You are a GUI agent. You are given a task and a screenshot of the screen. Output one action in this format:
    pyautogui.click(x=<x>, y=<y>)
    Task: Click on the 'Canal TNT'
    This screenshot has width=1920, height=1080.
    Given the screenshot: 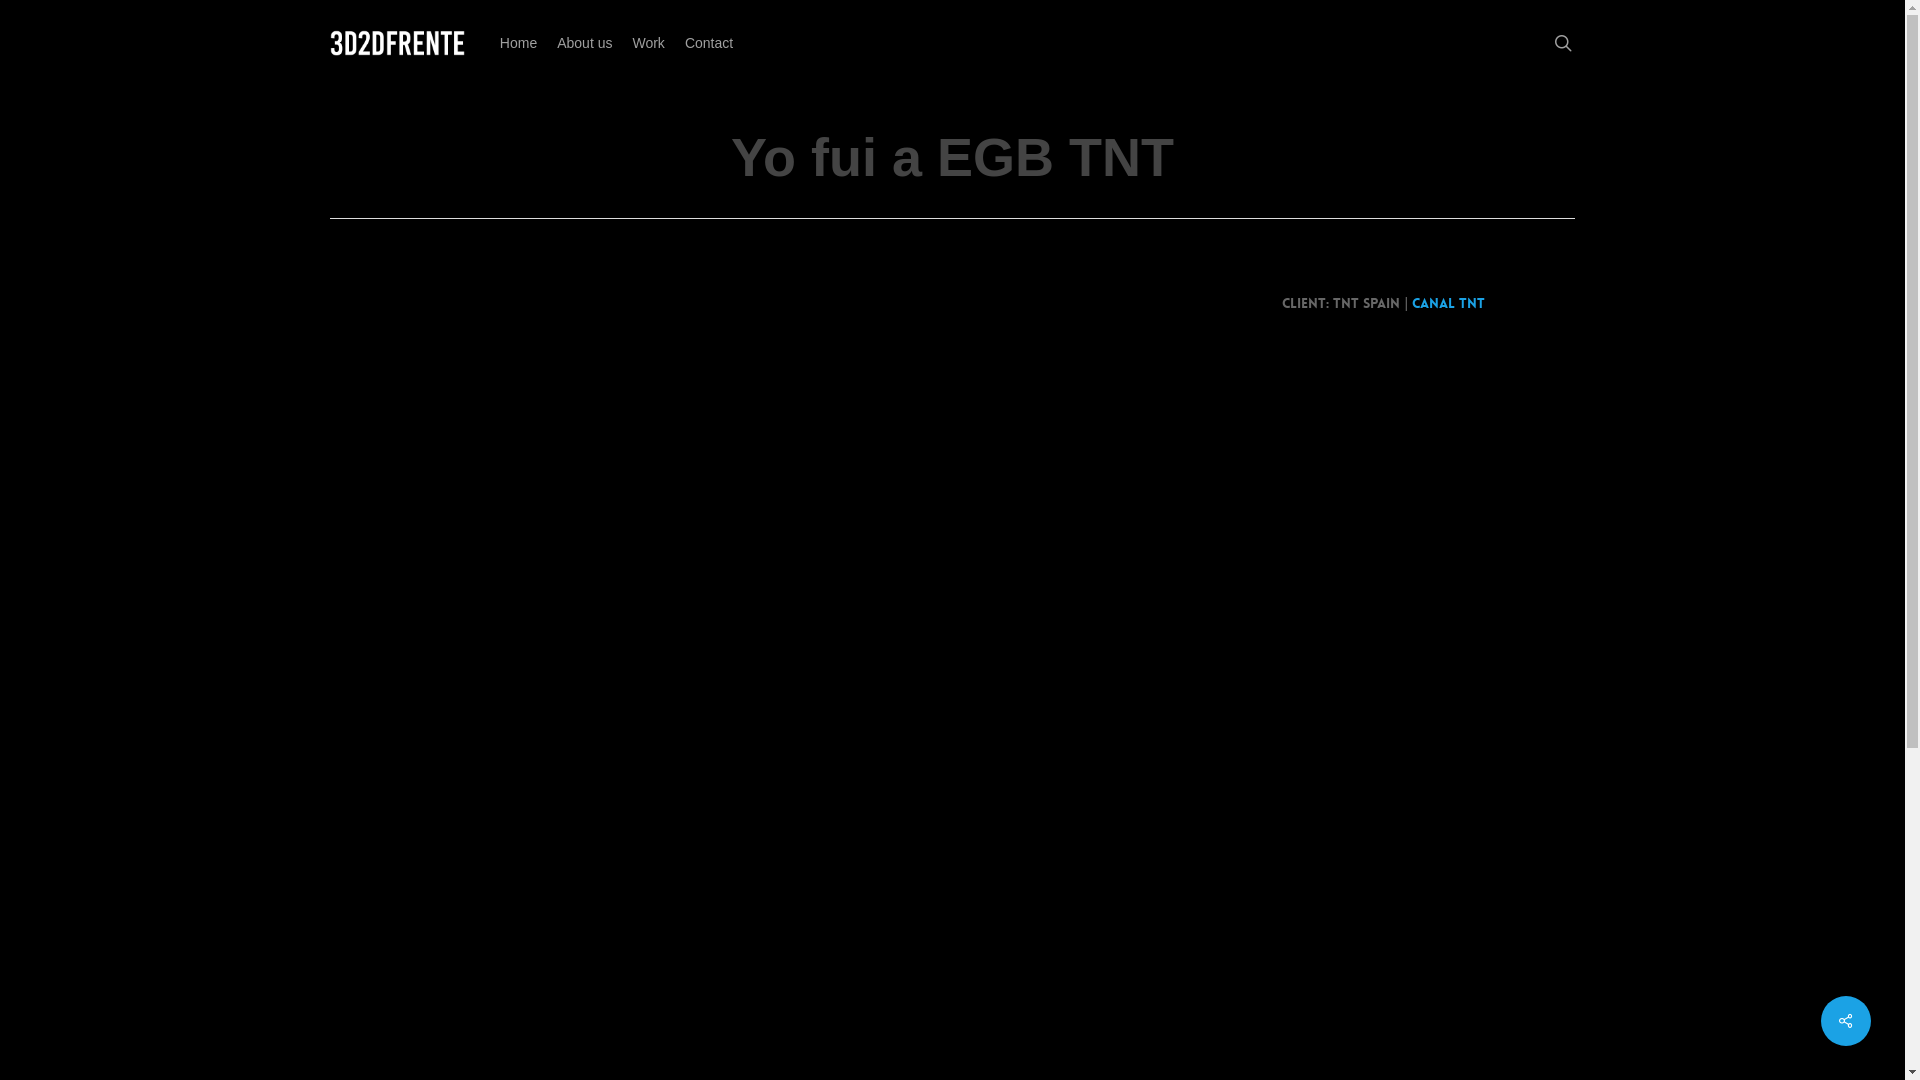 What is the action you would take?
    pyautogui.click(x=1410, y=303)
    